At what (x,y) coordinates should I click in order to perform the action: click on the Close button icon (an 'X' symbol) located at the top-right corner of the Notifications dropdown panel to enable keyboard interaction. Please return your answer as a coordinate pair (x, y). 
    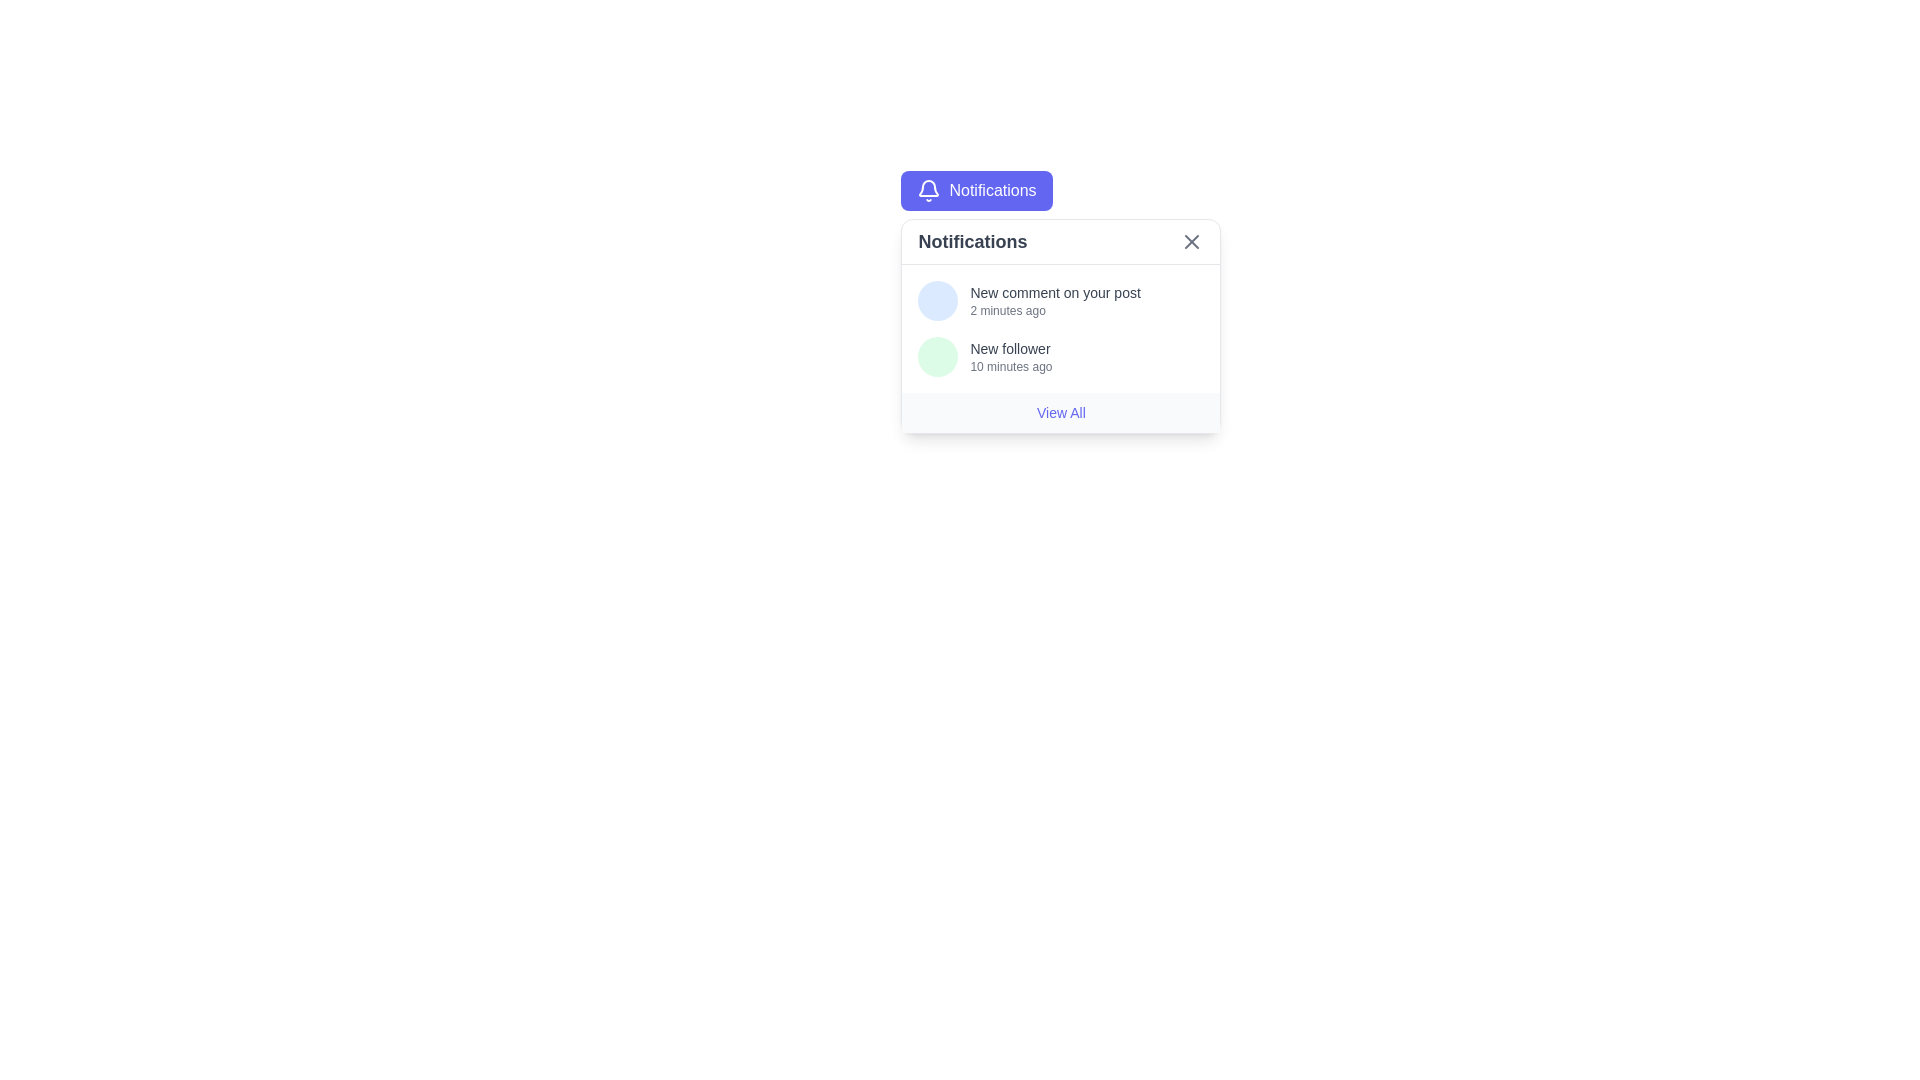
    Looking at the image, I should click on (1192, 241).